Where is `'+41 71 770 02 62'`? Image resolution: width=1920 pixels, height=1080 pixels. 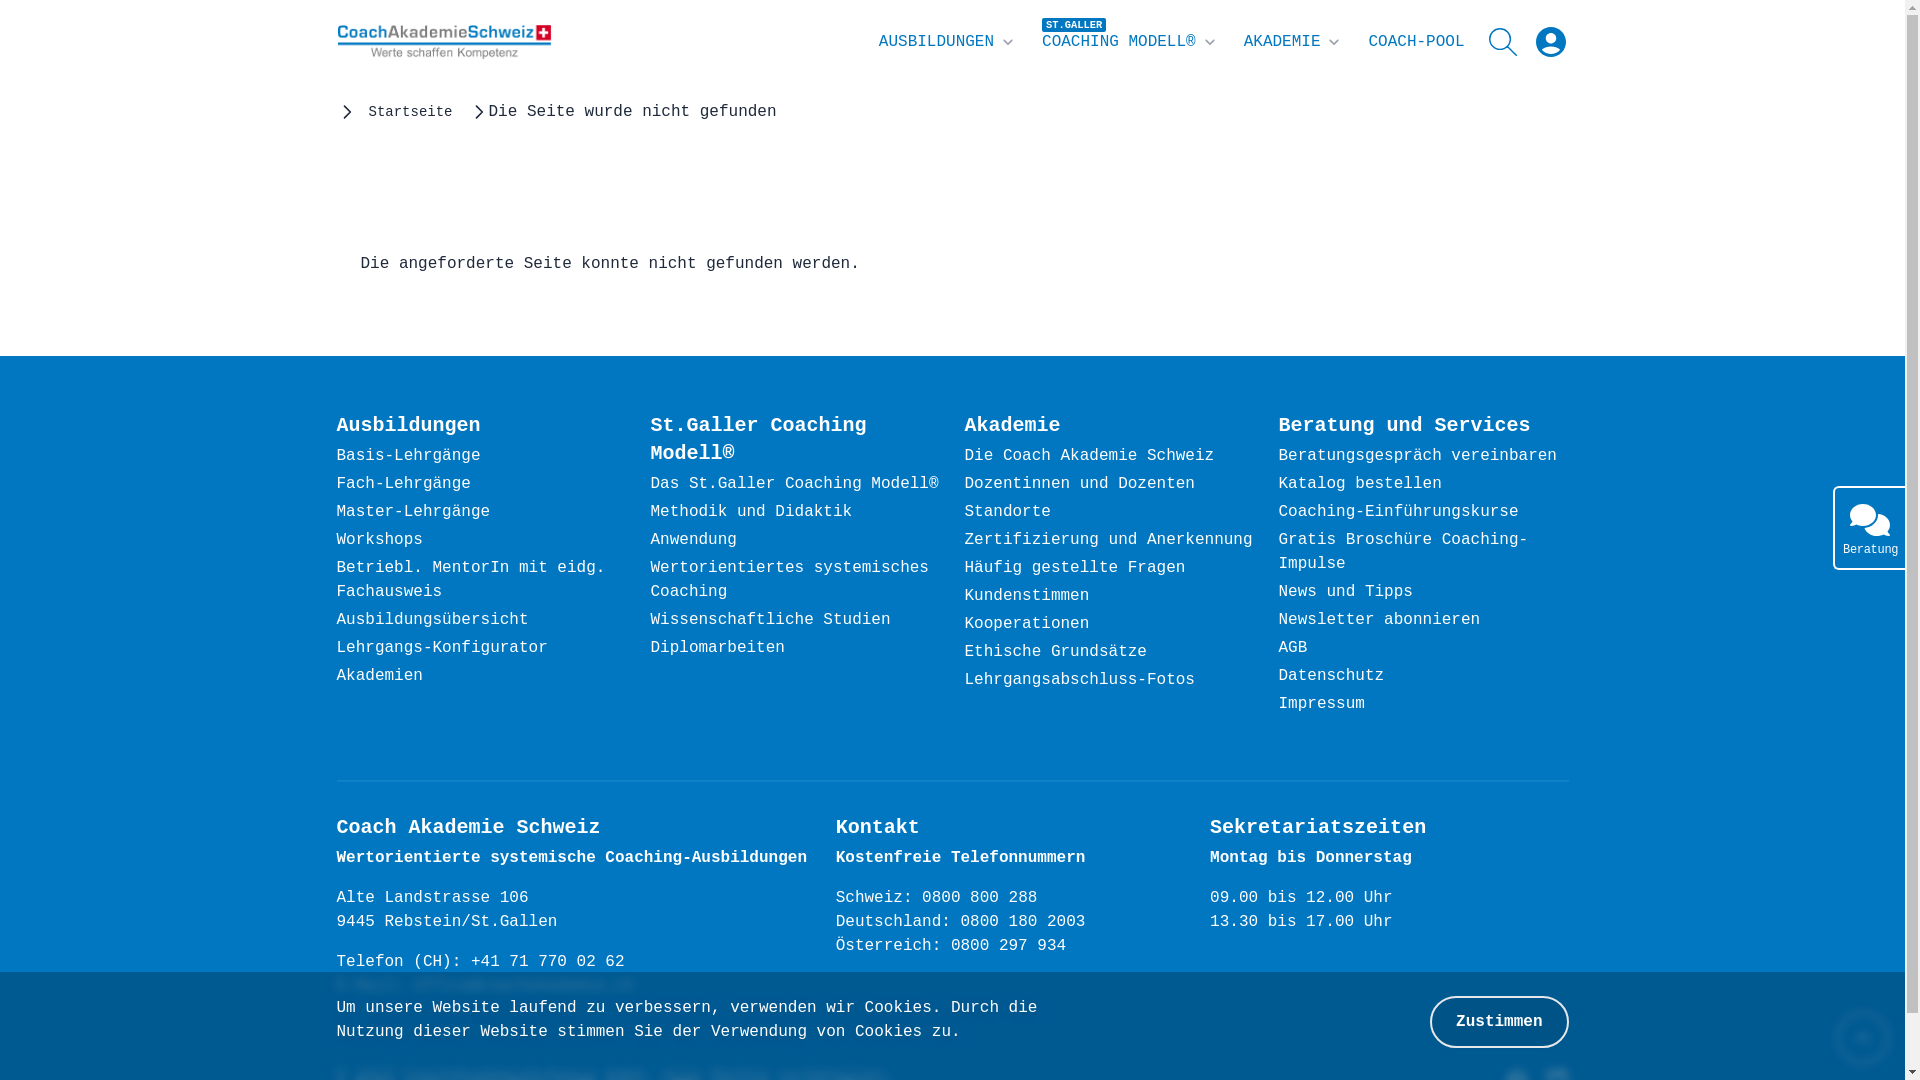 '+41 71 770 02 62' is located at coordinates (547, 962).